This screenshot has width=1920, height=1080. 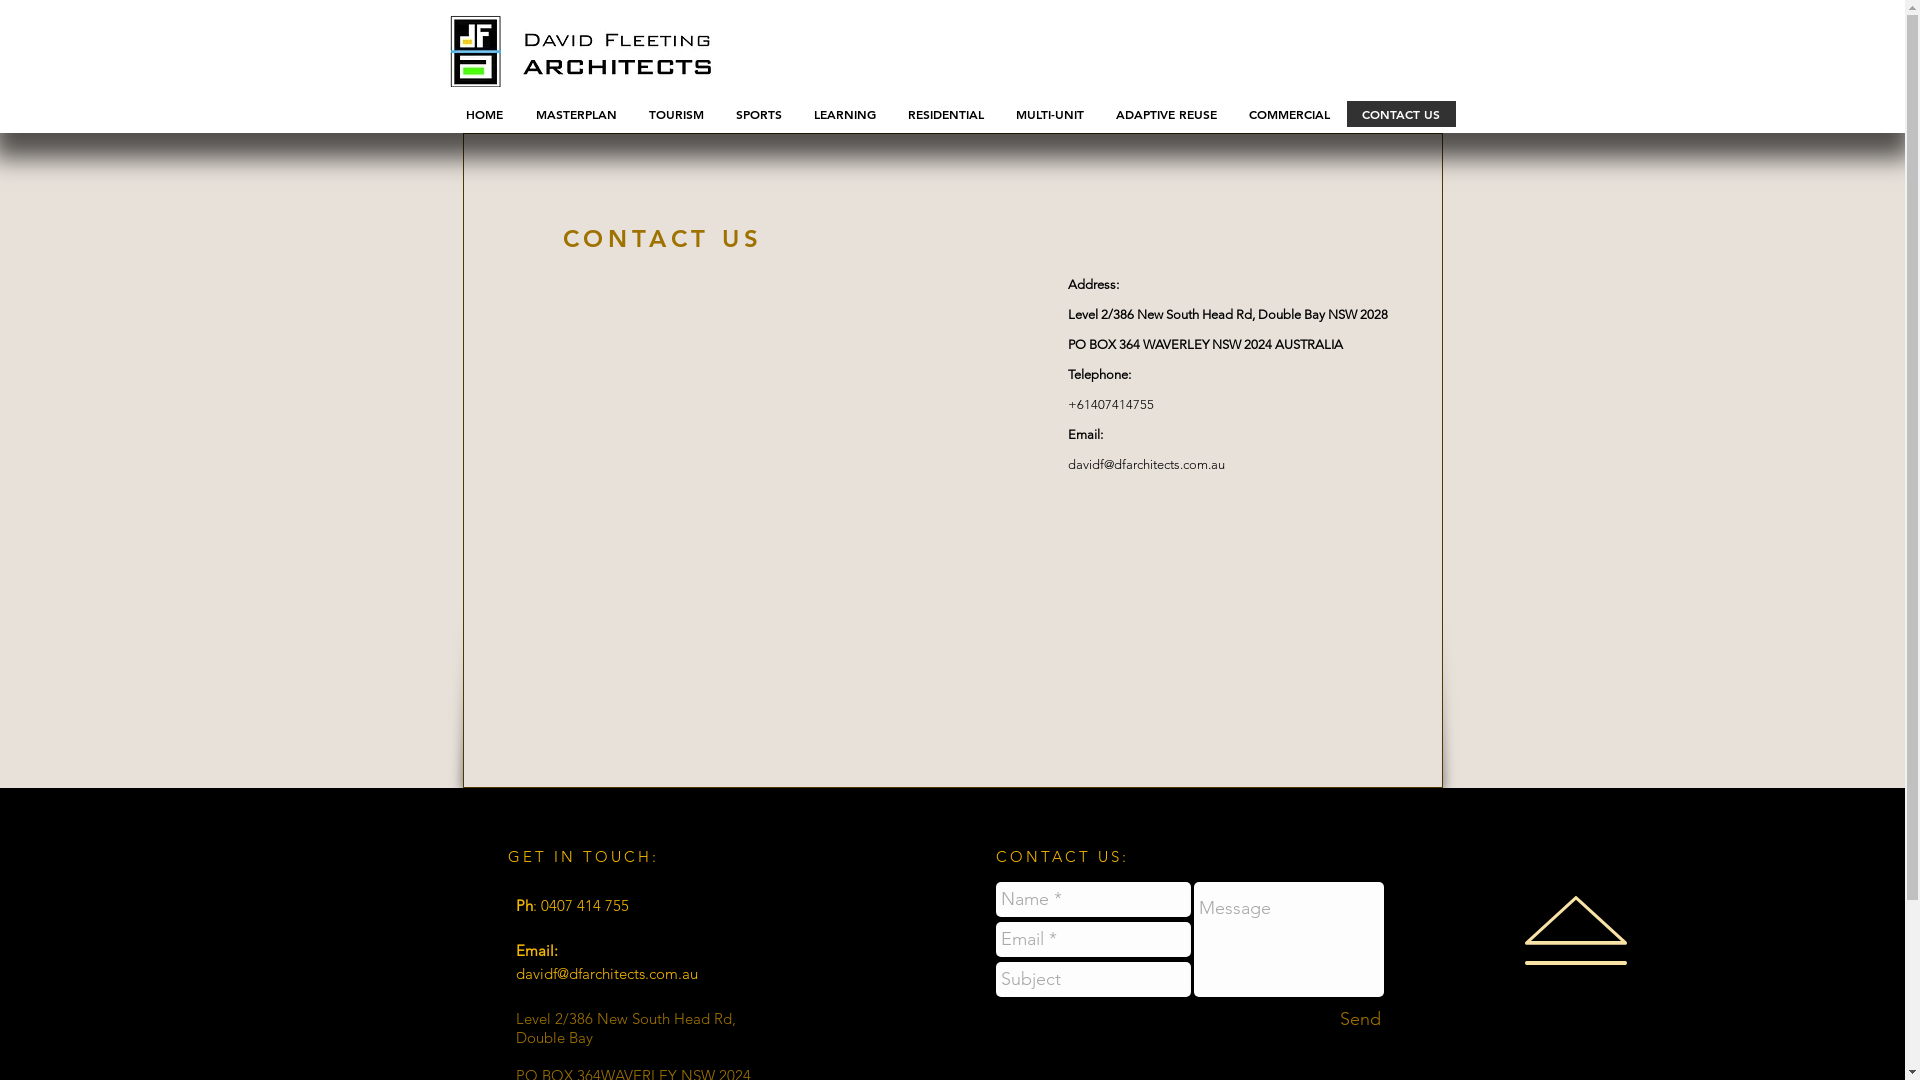 I want to click on 'MASTERPLAN', so click(x=574, y=114).